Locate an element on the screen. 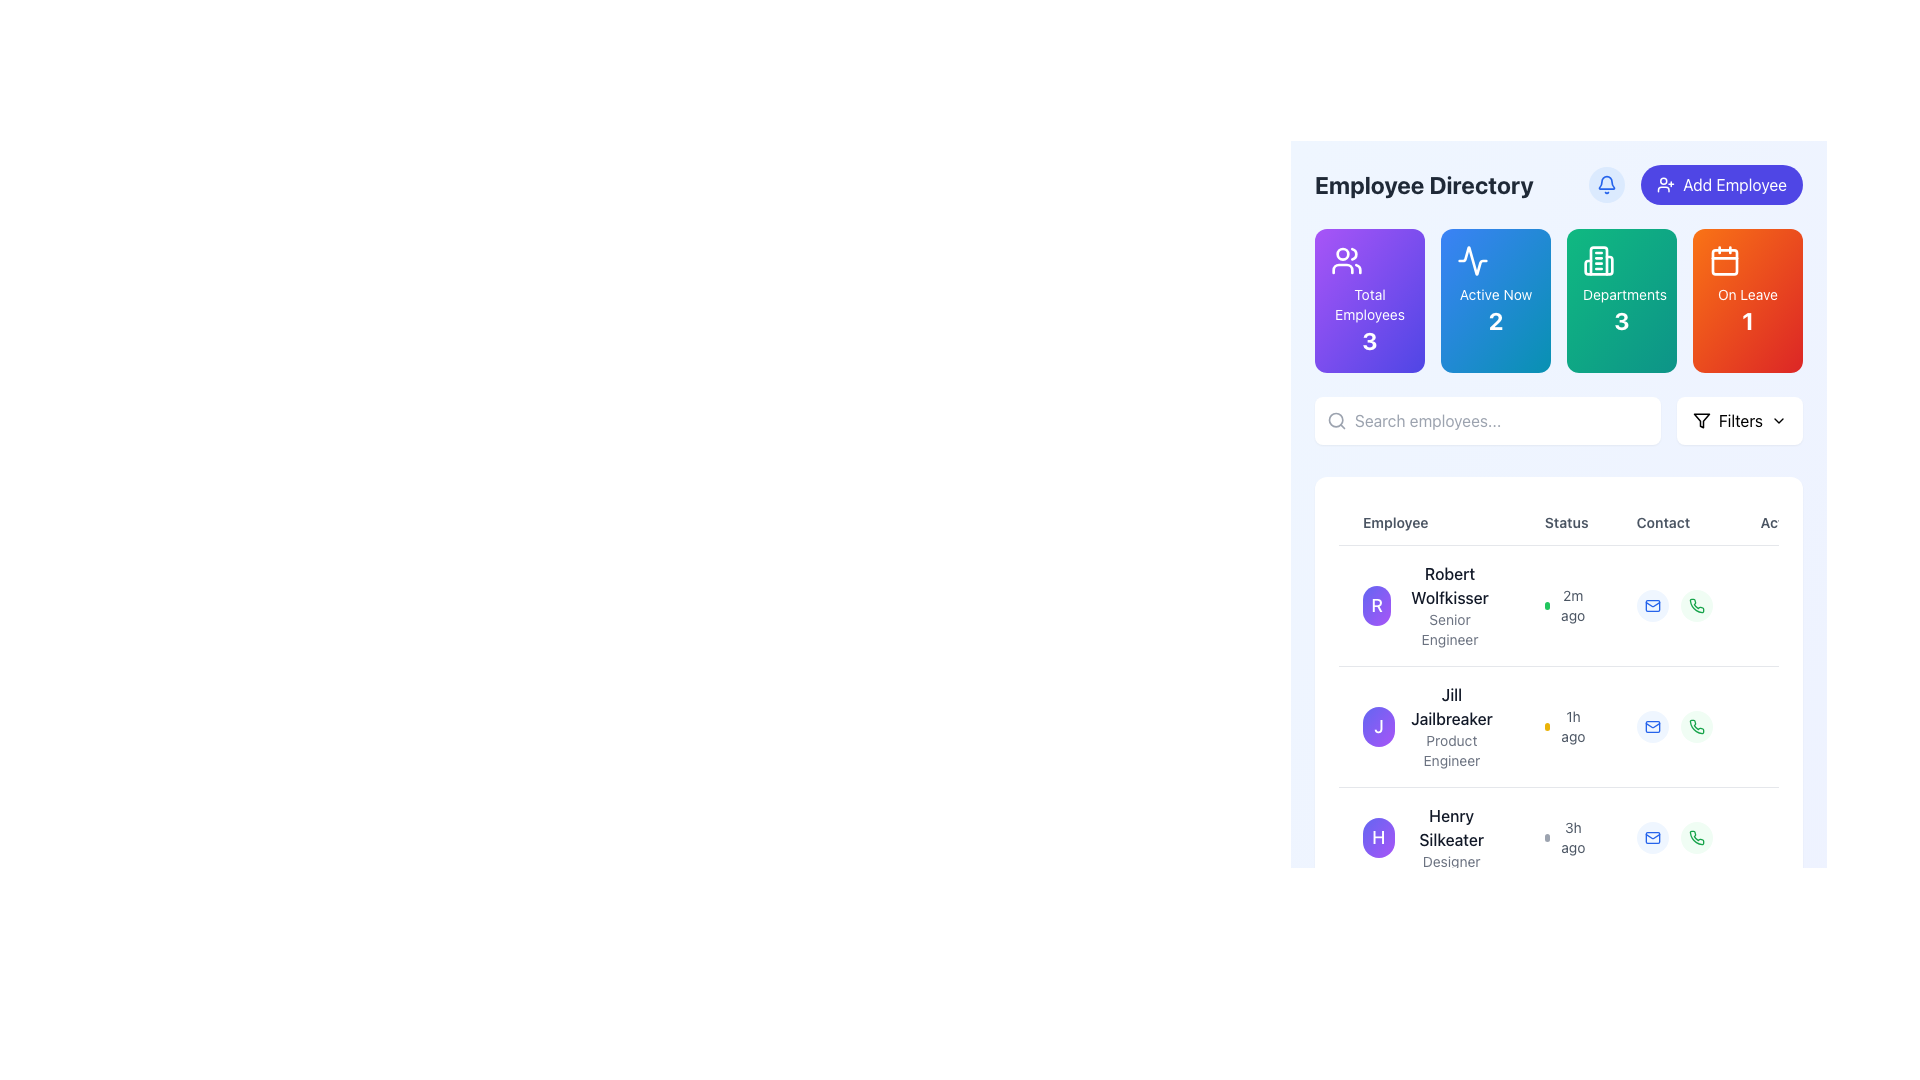  the waveform icon with a white outline on a blue gradient background, located above the 'Active Now' text and the number '2', inside the second button from the left is located at coordinates (1473, 260).